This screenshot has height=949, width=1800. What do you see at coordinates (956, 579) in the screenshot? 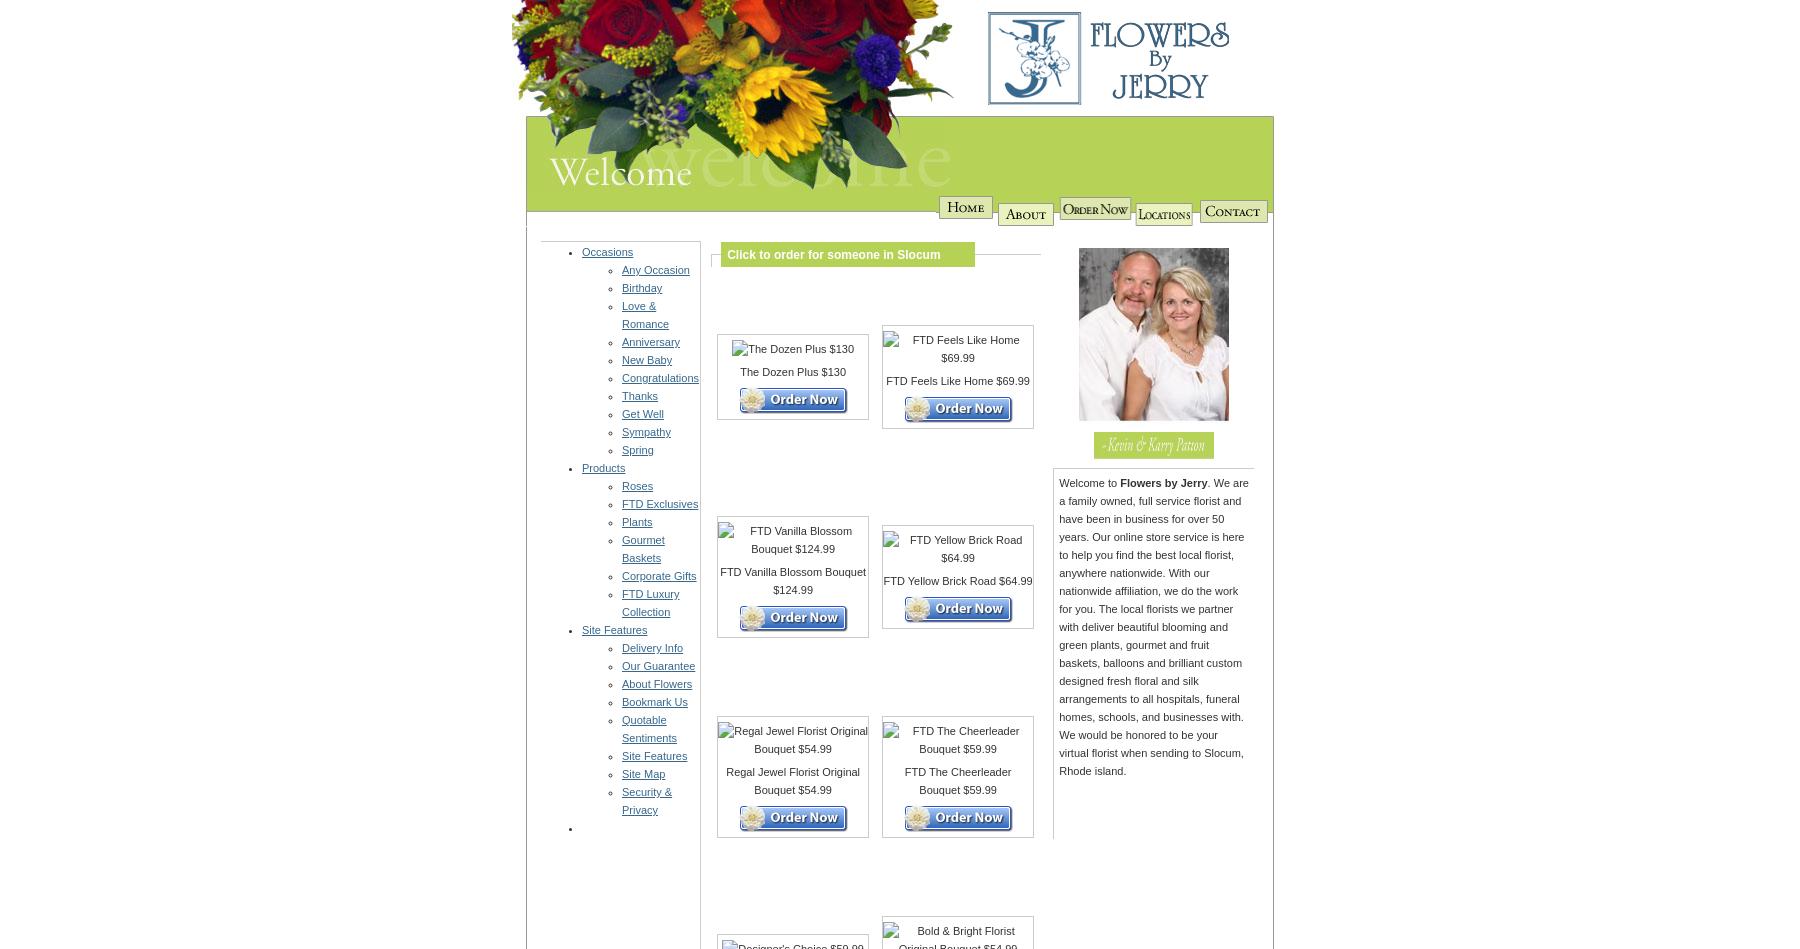
I see `'FTD Yellow Brick Road $64.99'` at bounding box center [956, 579].